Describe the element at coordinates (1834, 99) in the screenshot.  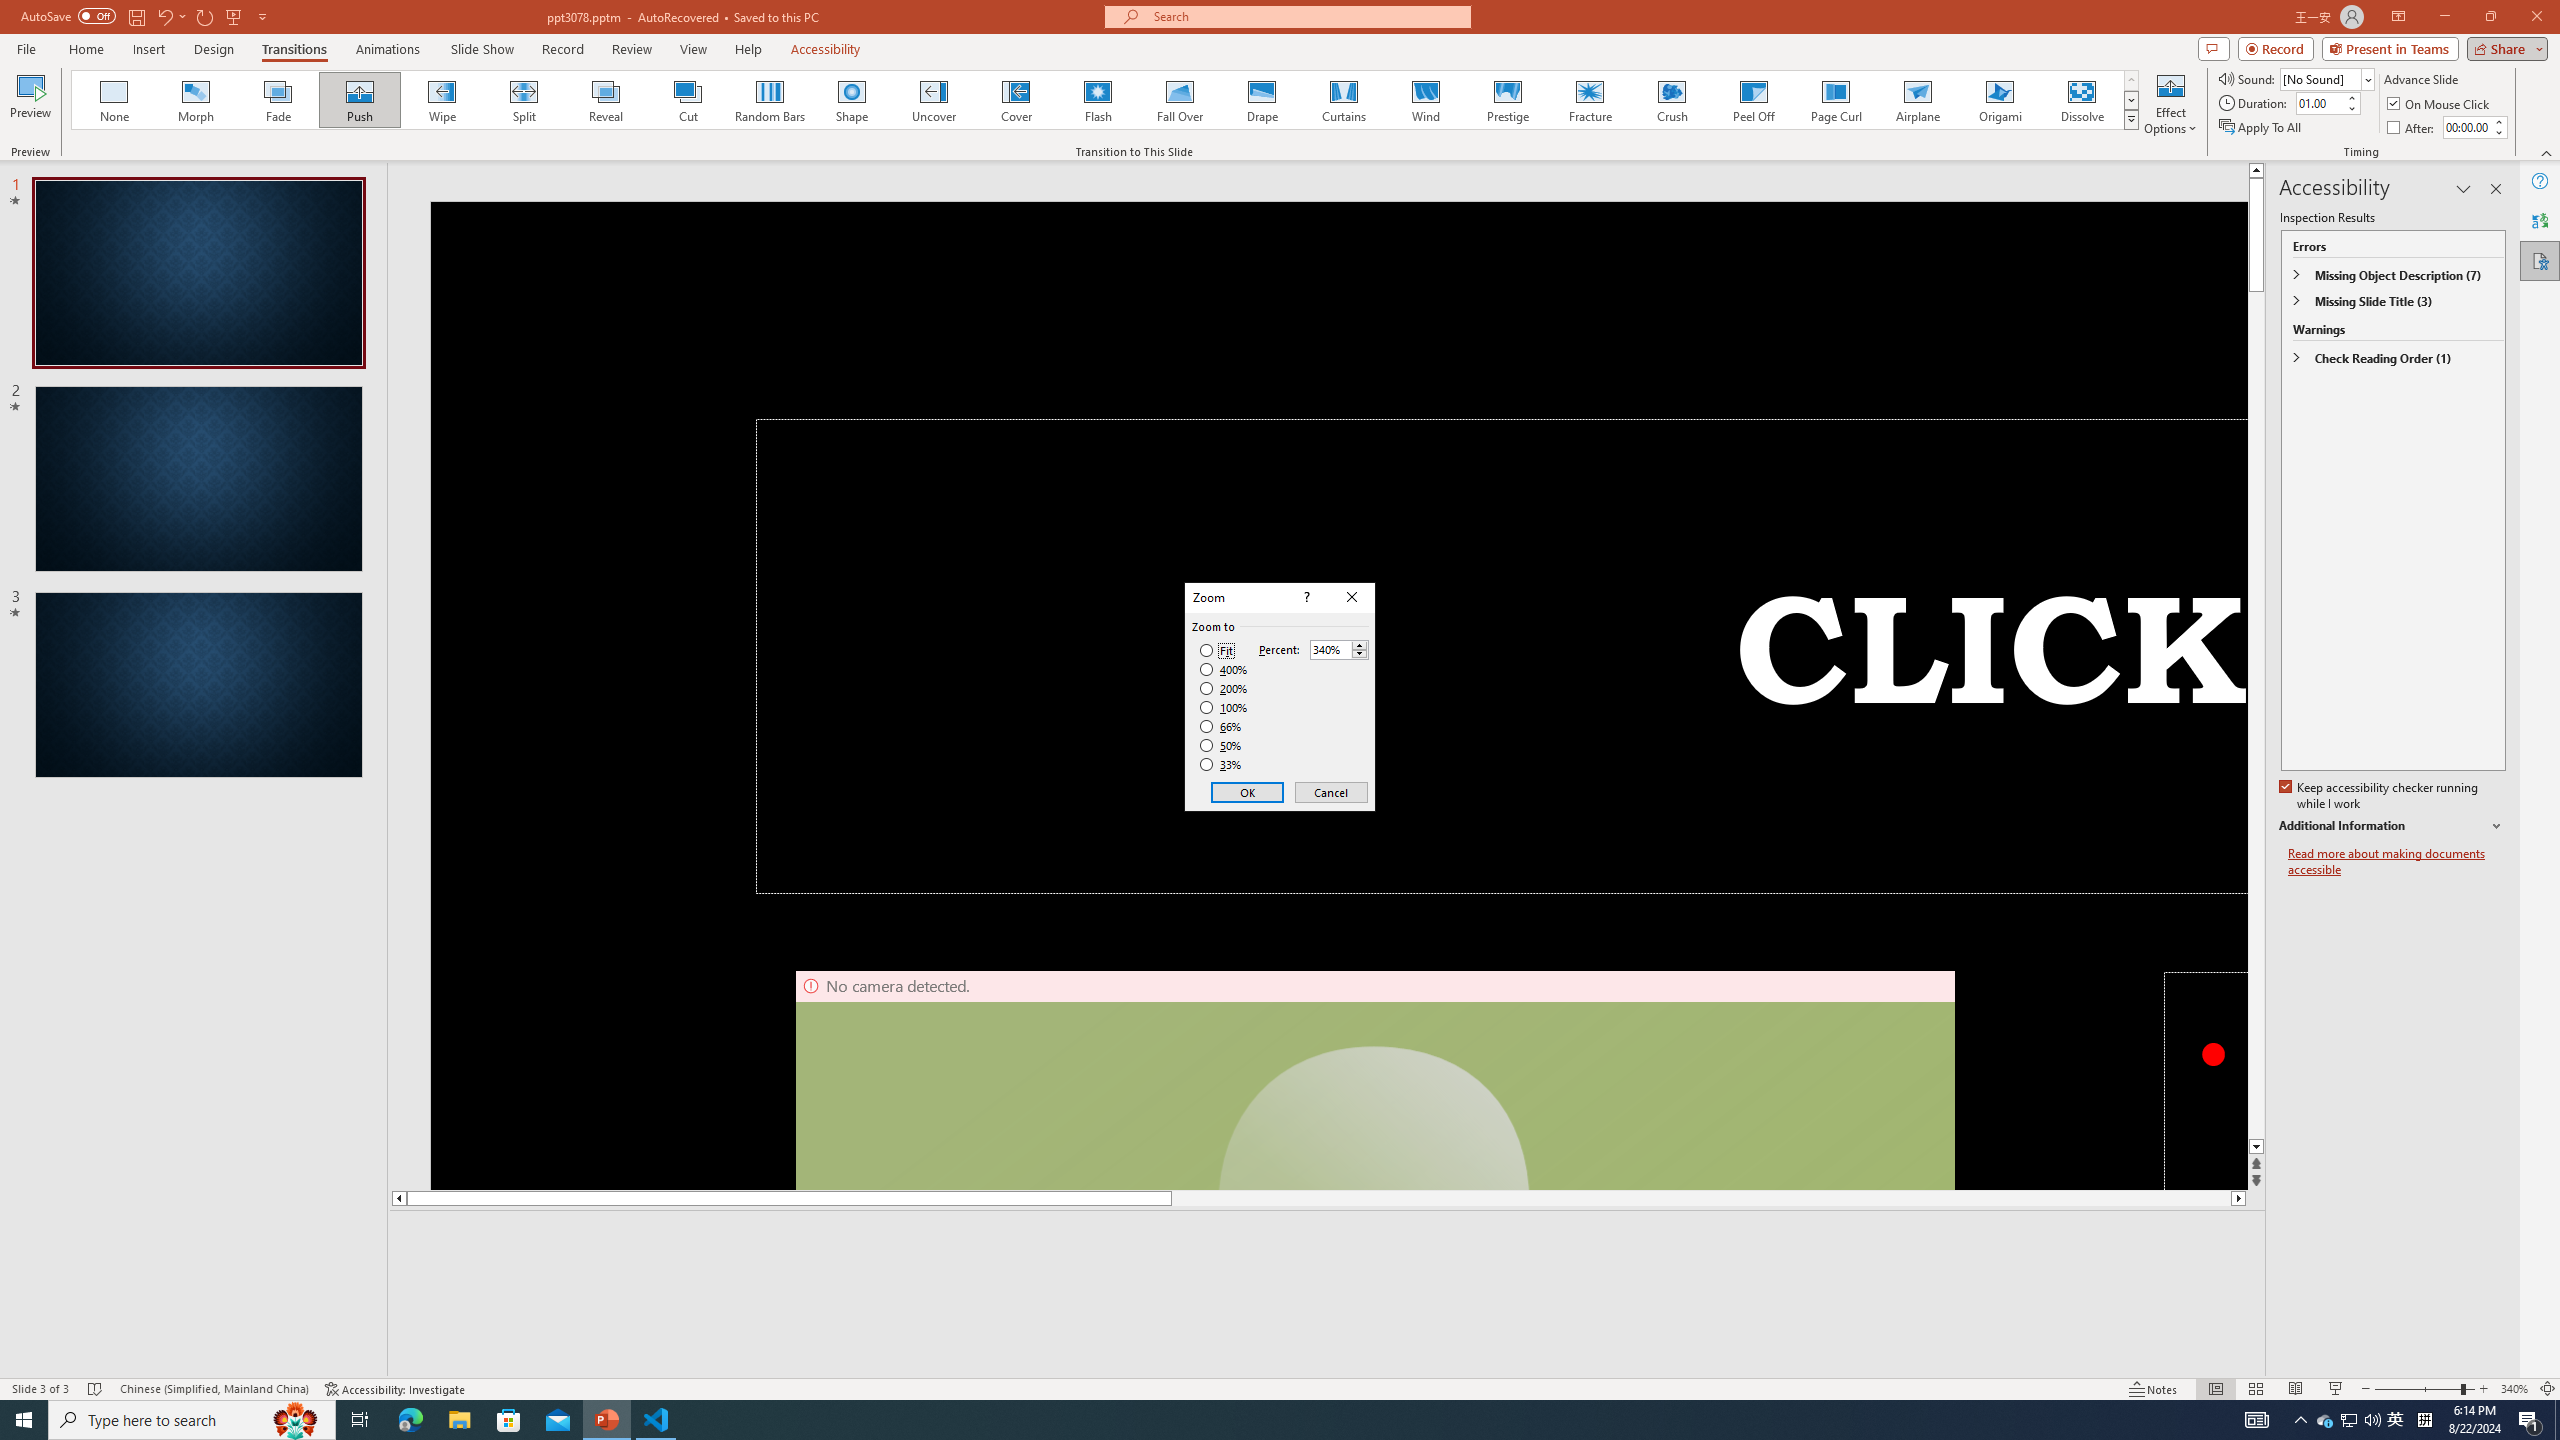
I see `'Page Curl'` at that location.